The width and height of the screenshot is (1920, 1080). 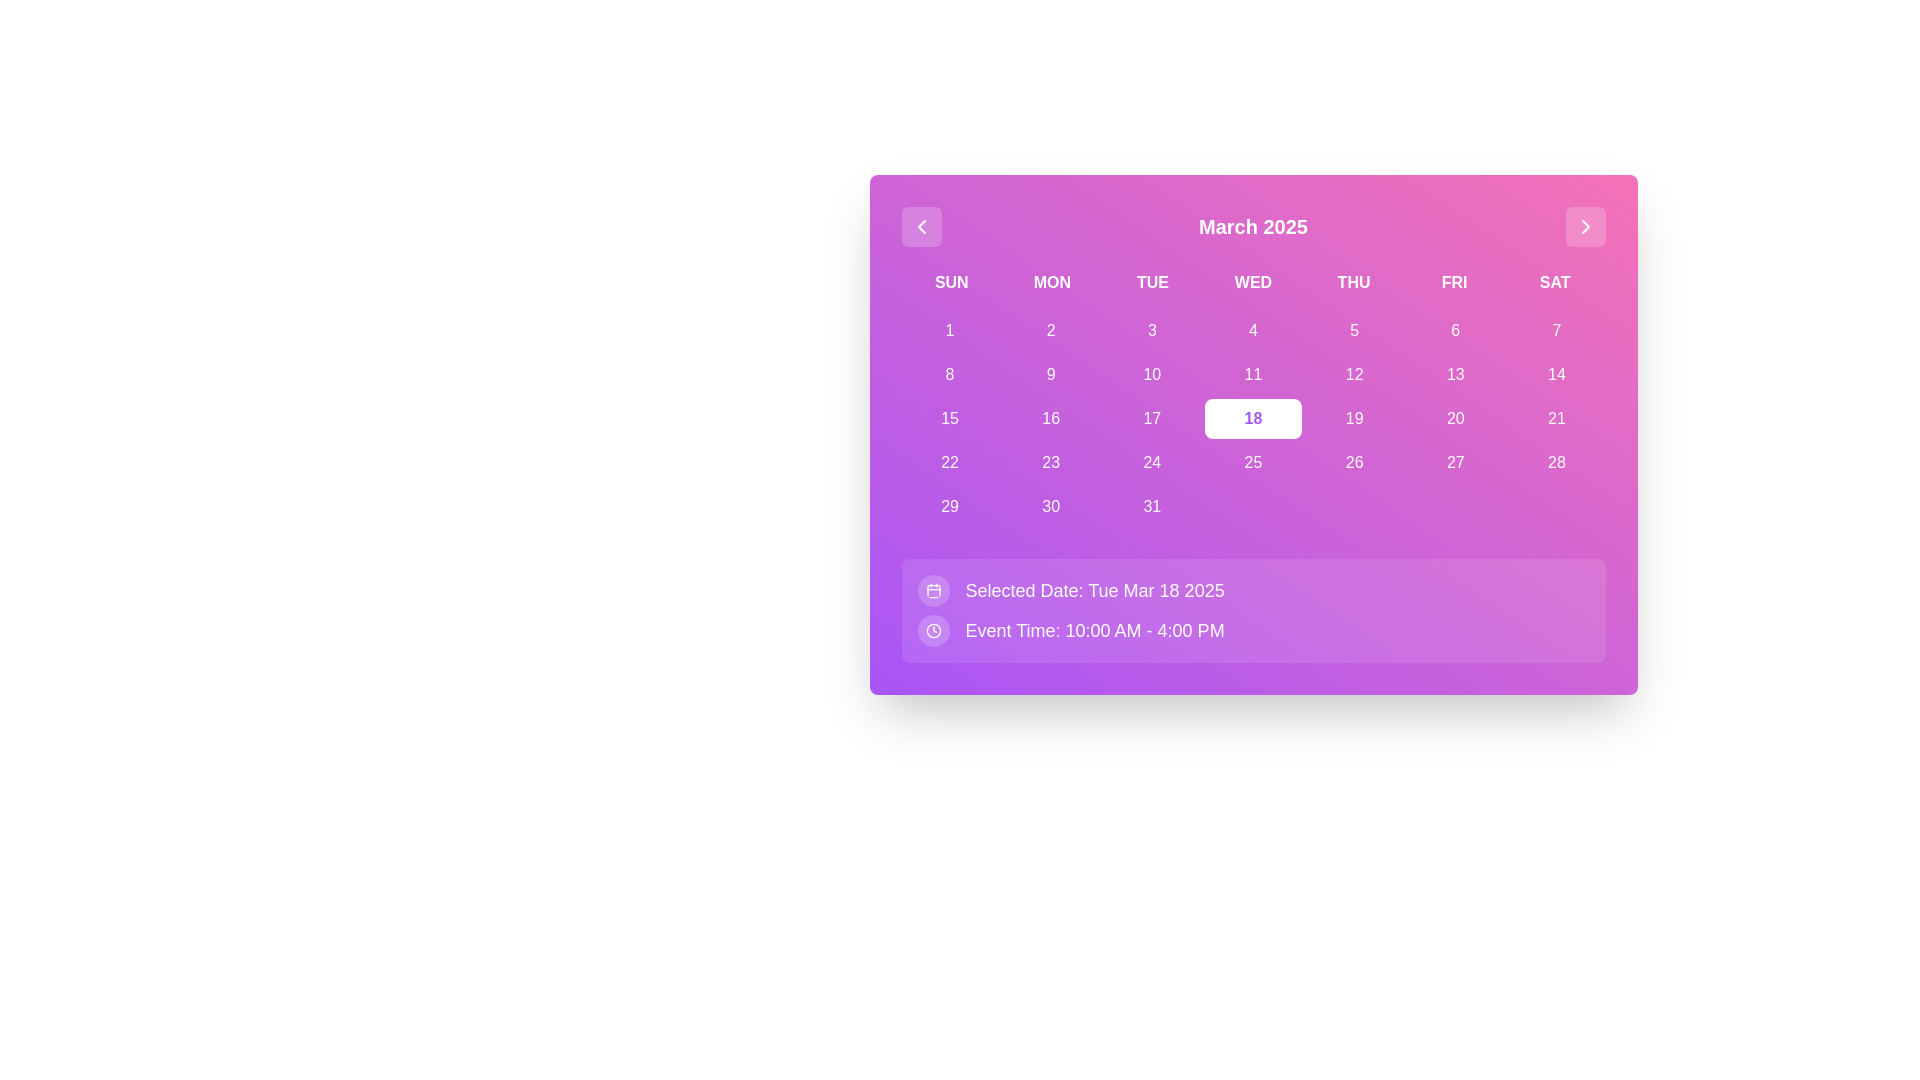 What do you see at coordinates (1555, 374) in the screenshot?
I see `the rounded rectangle button containing the number '14' with a pink background` at bounding box center [1555, 374].